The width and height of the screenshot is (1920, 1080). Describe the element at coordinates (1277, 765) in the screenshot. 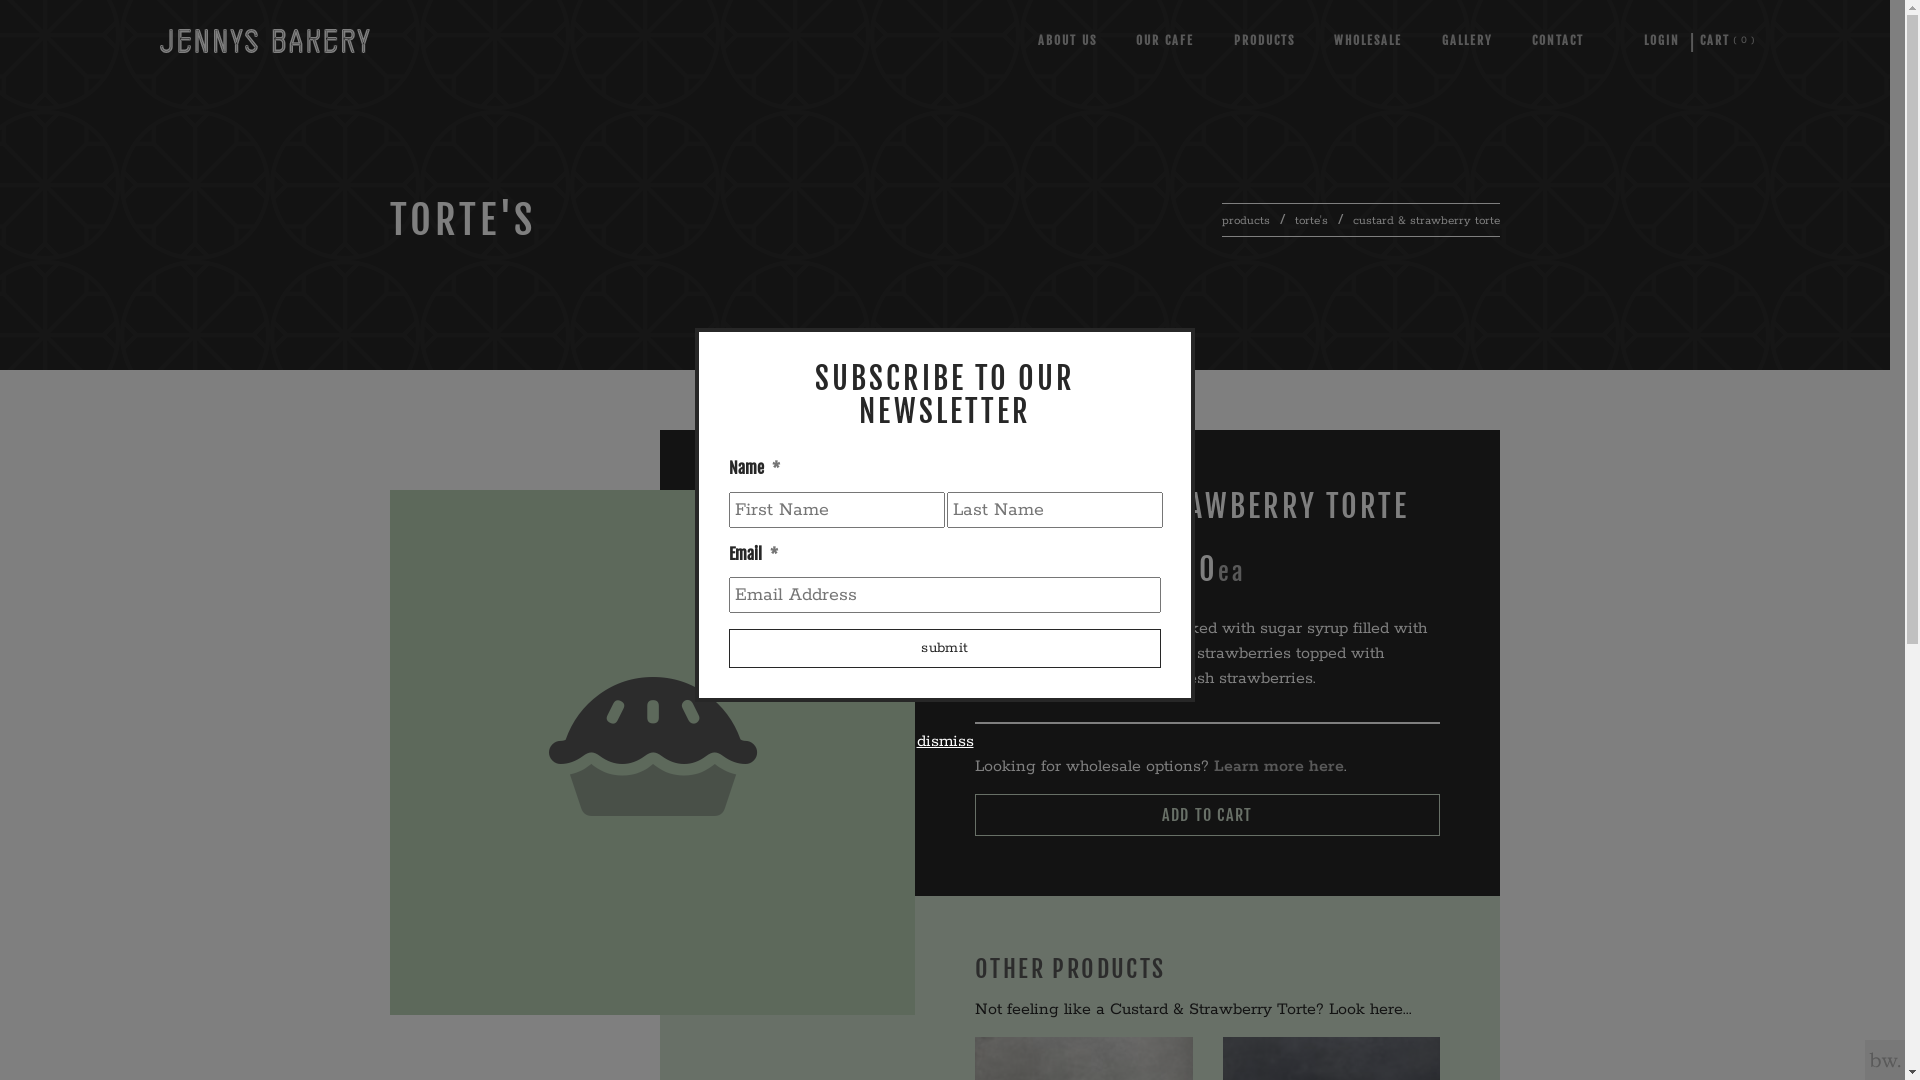

I see `'Learn more here'` at that location.